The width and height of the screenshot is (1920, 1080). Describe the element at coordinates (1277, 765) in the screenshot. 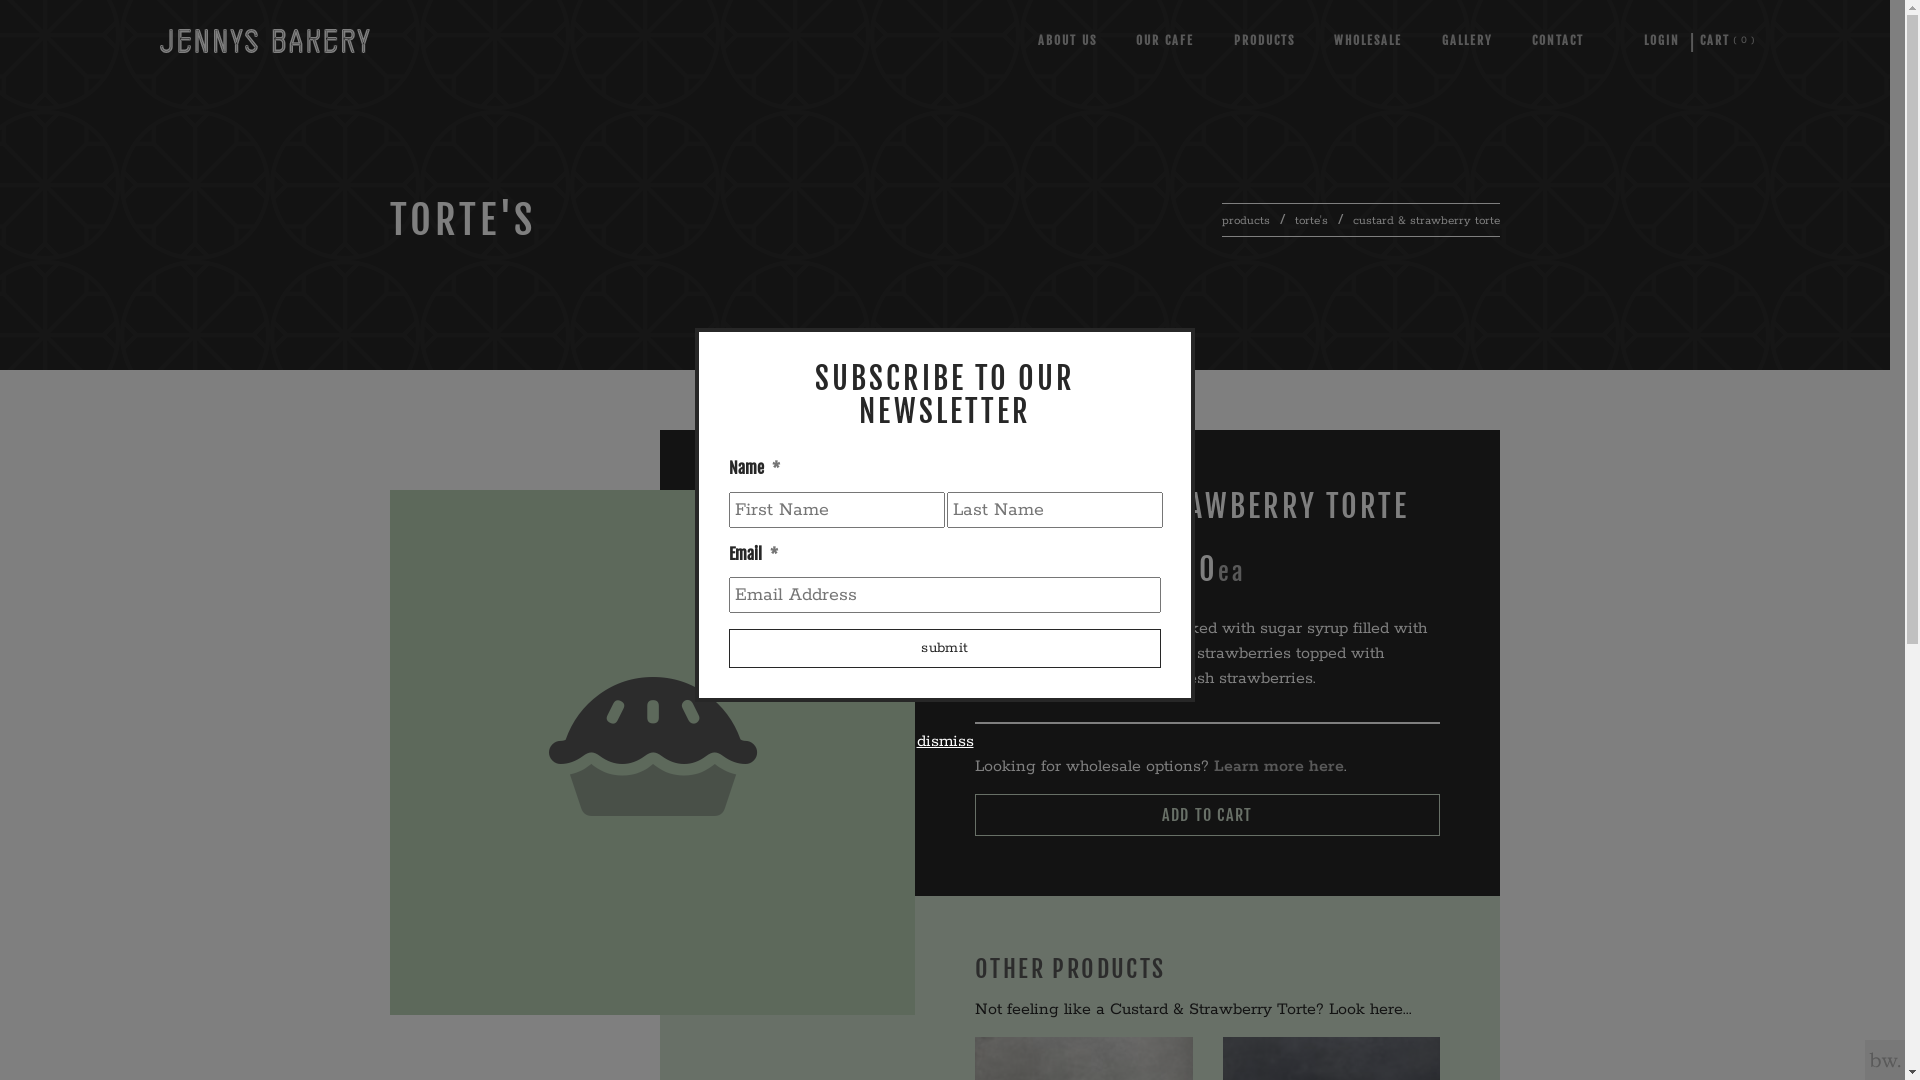

I see `'Learn more here'` at that location.